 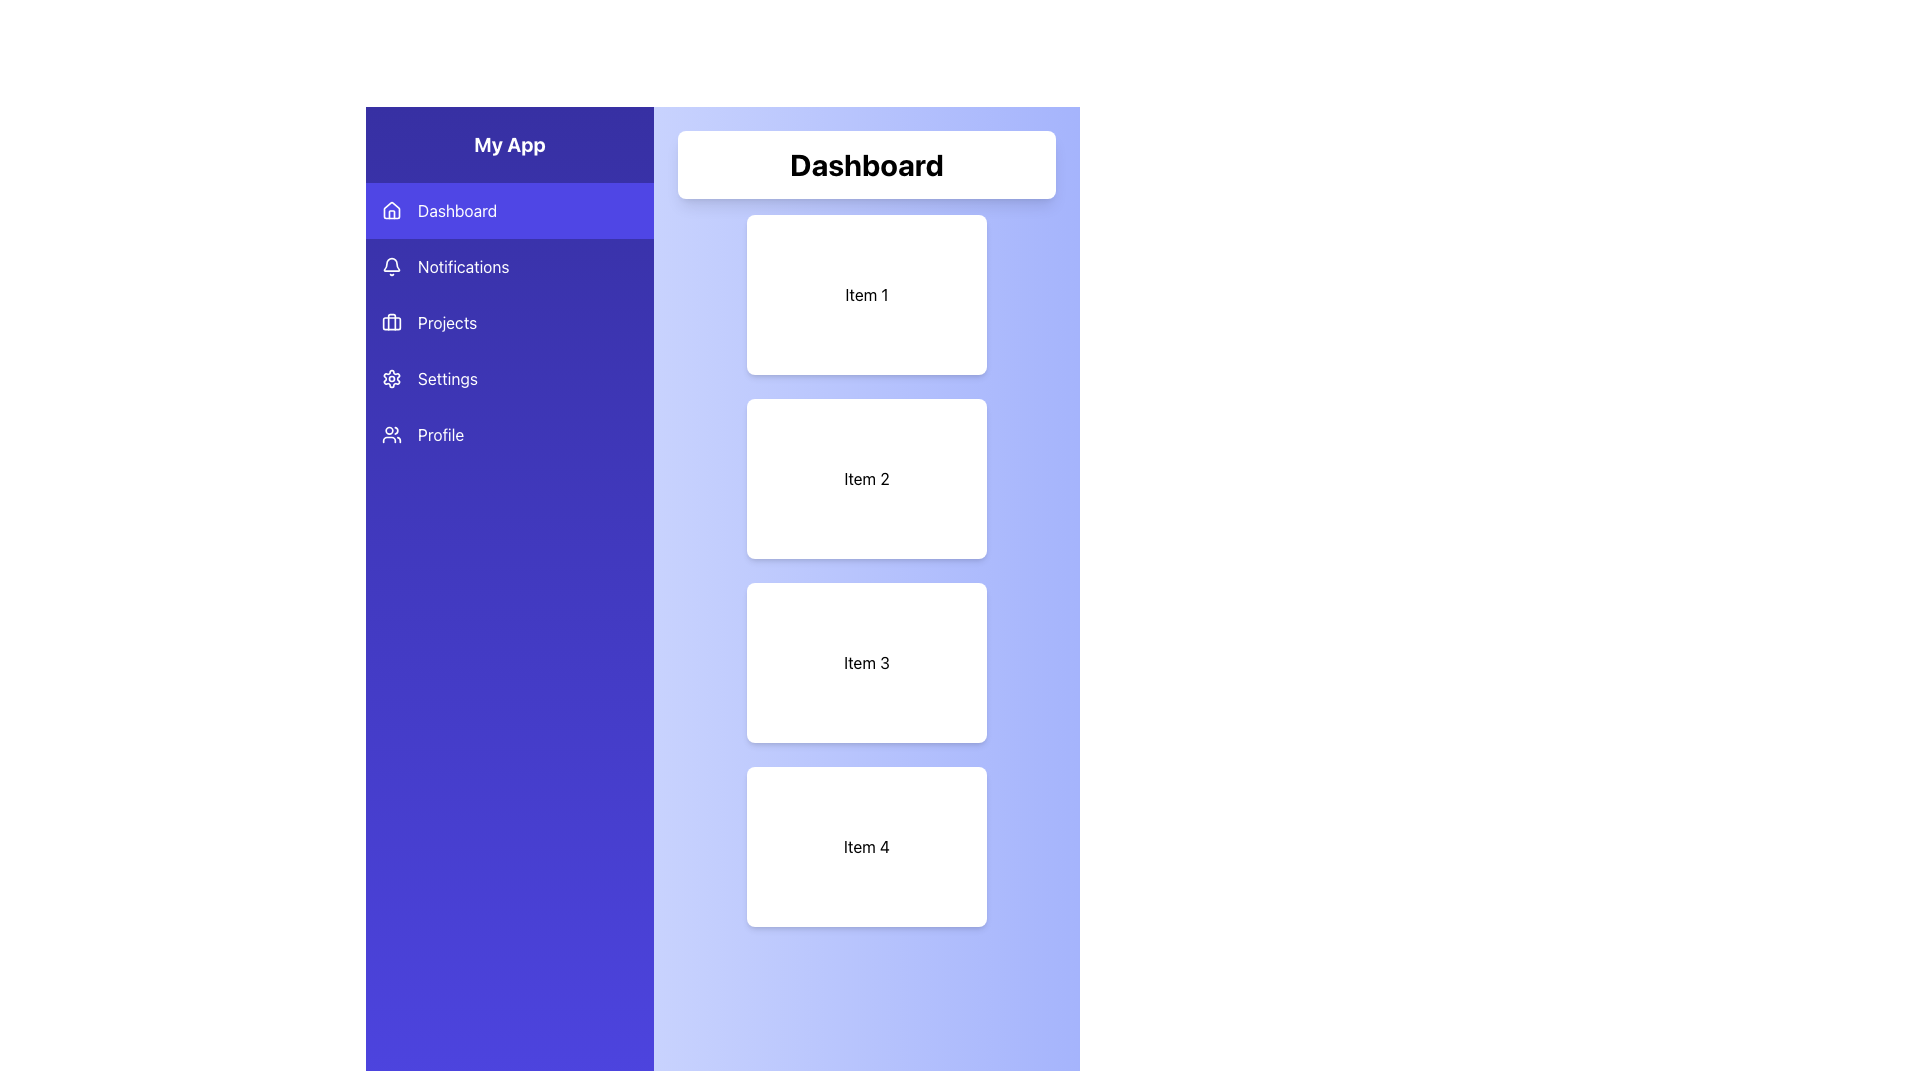 I want to click on the 'Projects' button located in the vertical navigation menu of the sidebar, positioned between the 'Notifications' and 'Settings' menu items, so click(x=509, y=322).